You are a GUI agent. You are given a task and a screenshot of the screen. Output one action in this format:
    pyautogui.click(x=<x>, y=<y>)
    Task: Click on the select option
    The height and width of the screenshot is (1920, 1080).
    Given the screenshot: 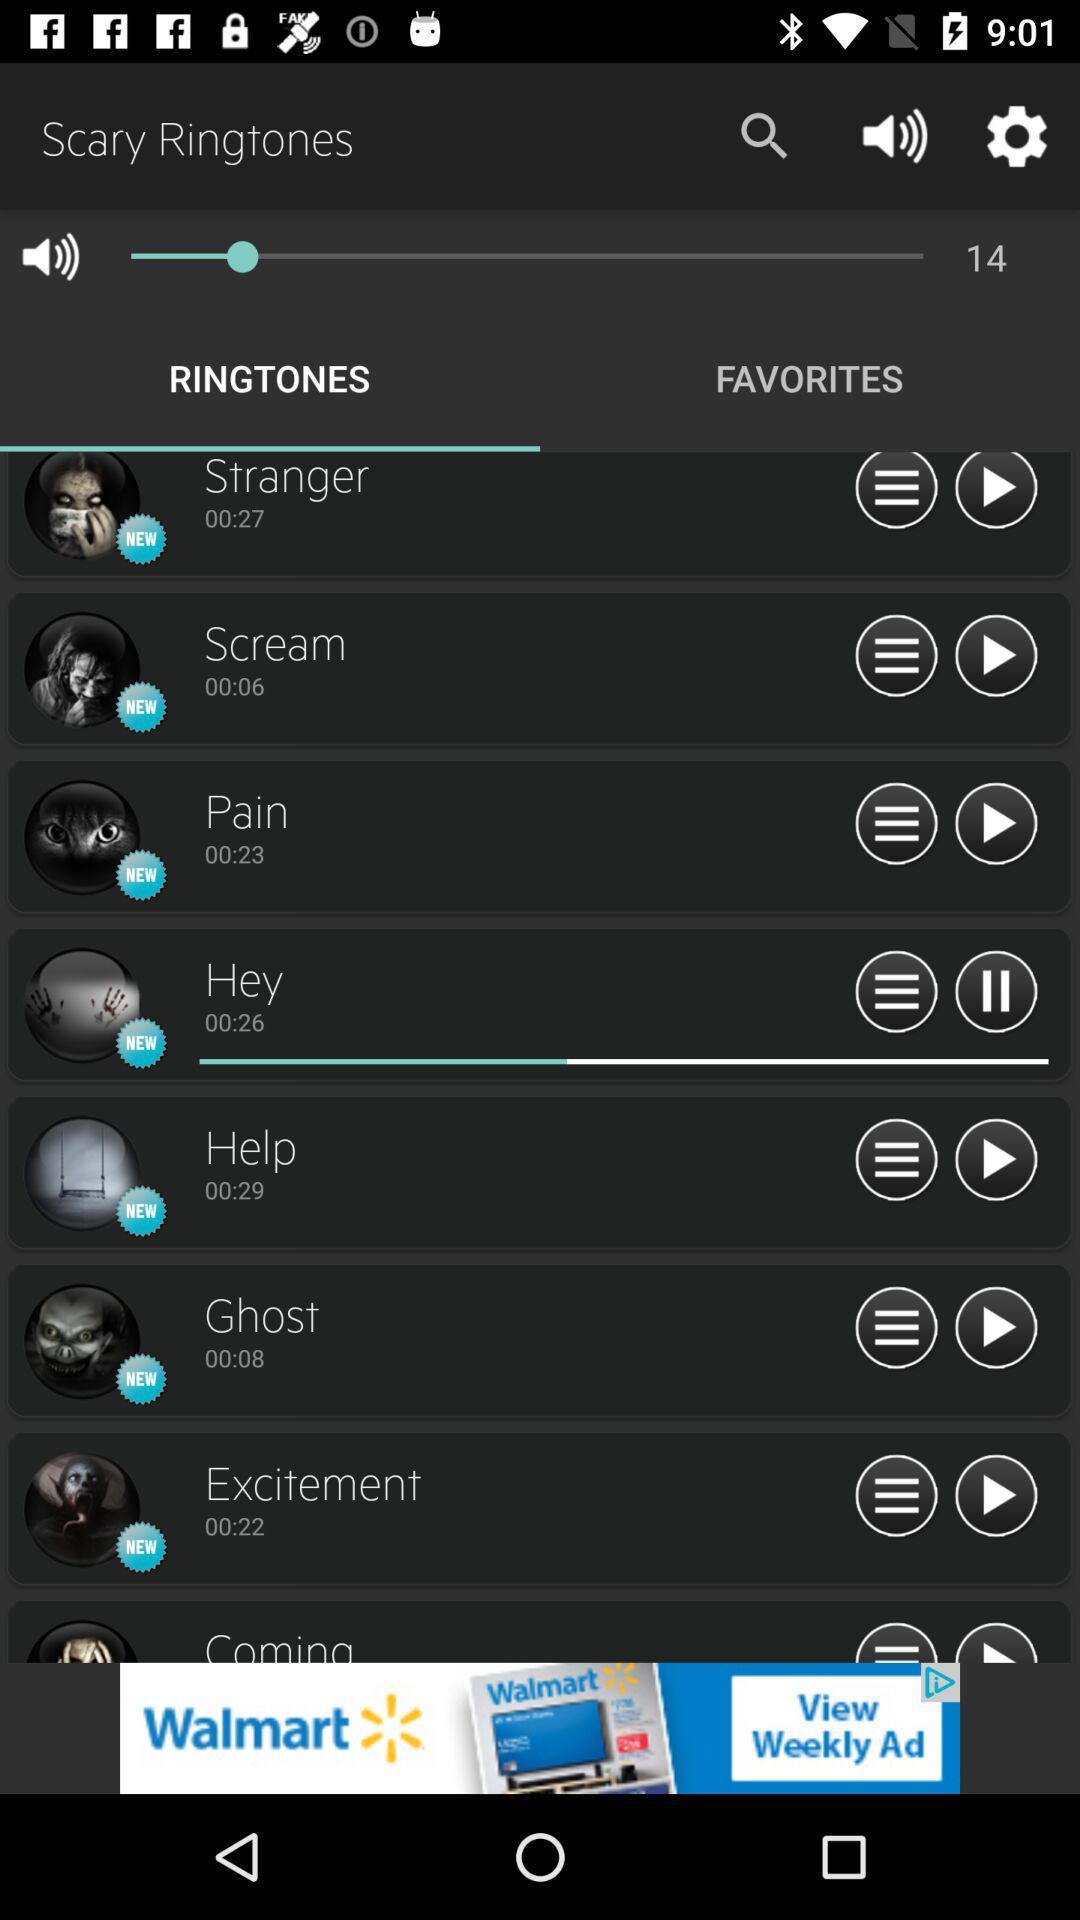 What is the action you would take?
    pyautogui.click(x=895, y=1161)
    